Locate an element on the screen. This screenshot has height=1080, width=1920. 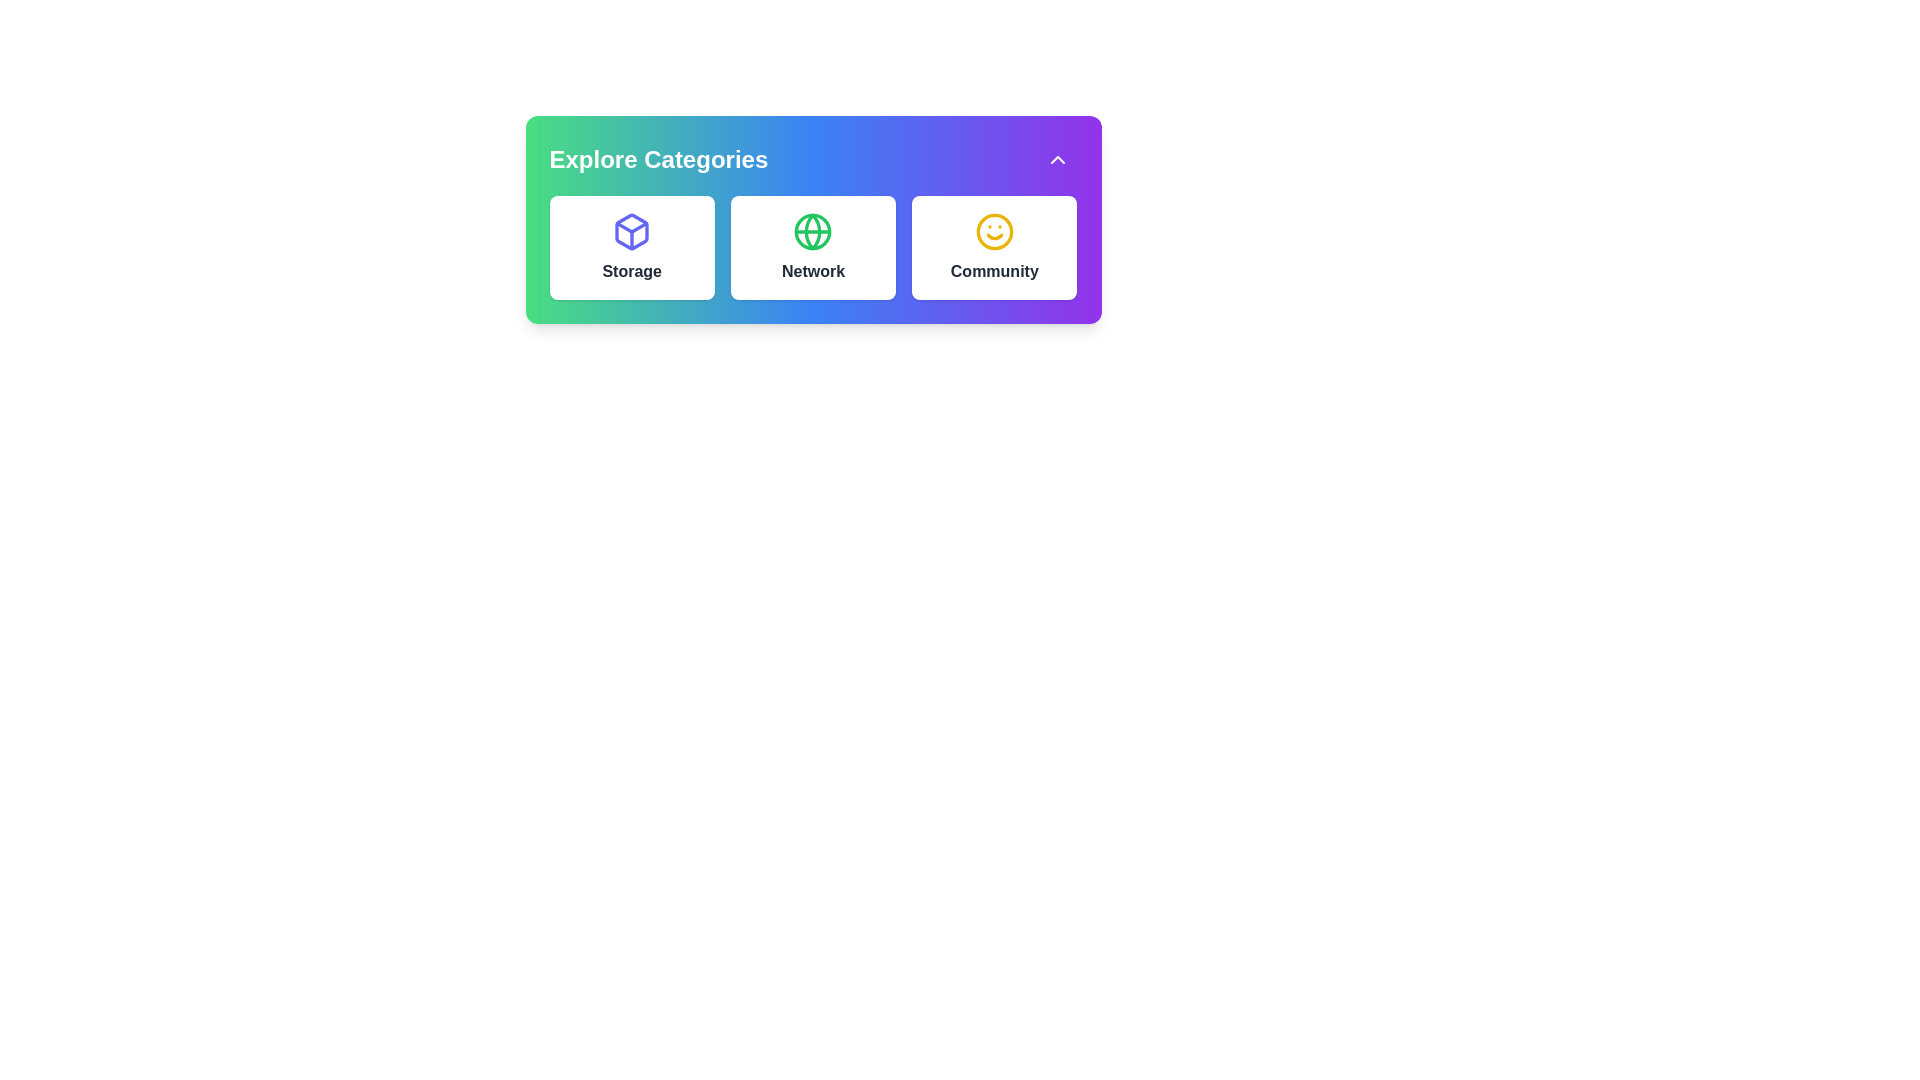
the bold, large-sized text label that reads 'Explore Categories', which is styled in white against a gradient background transitioning from green to blue is located at coordinates (658, 158).